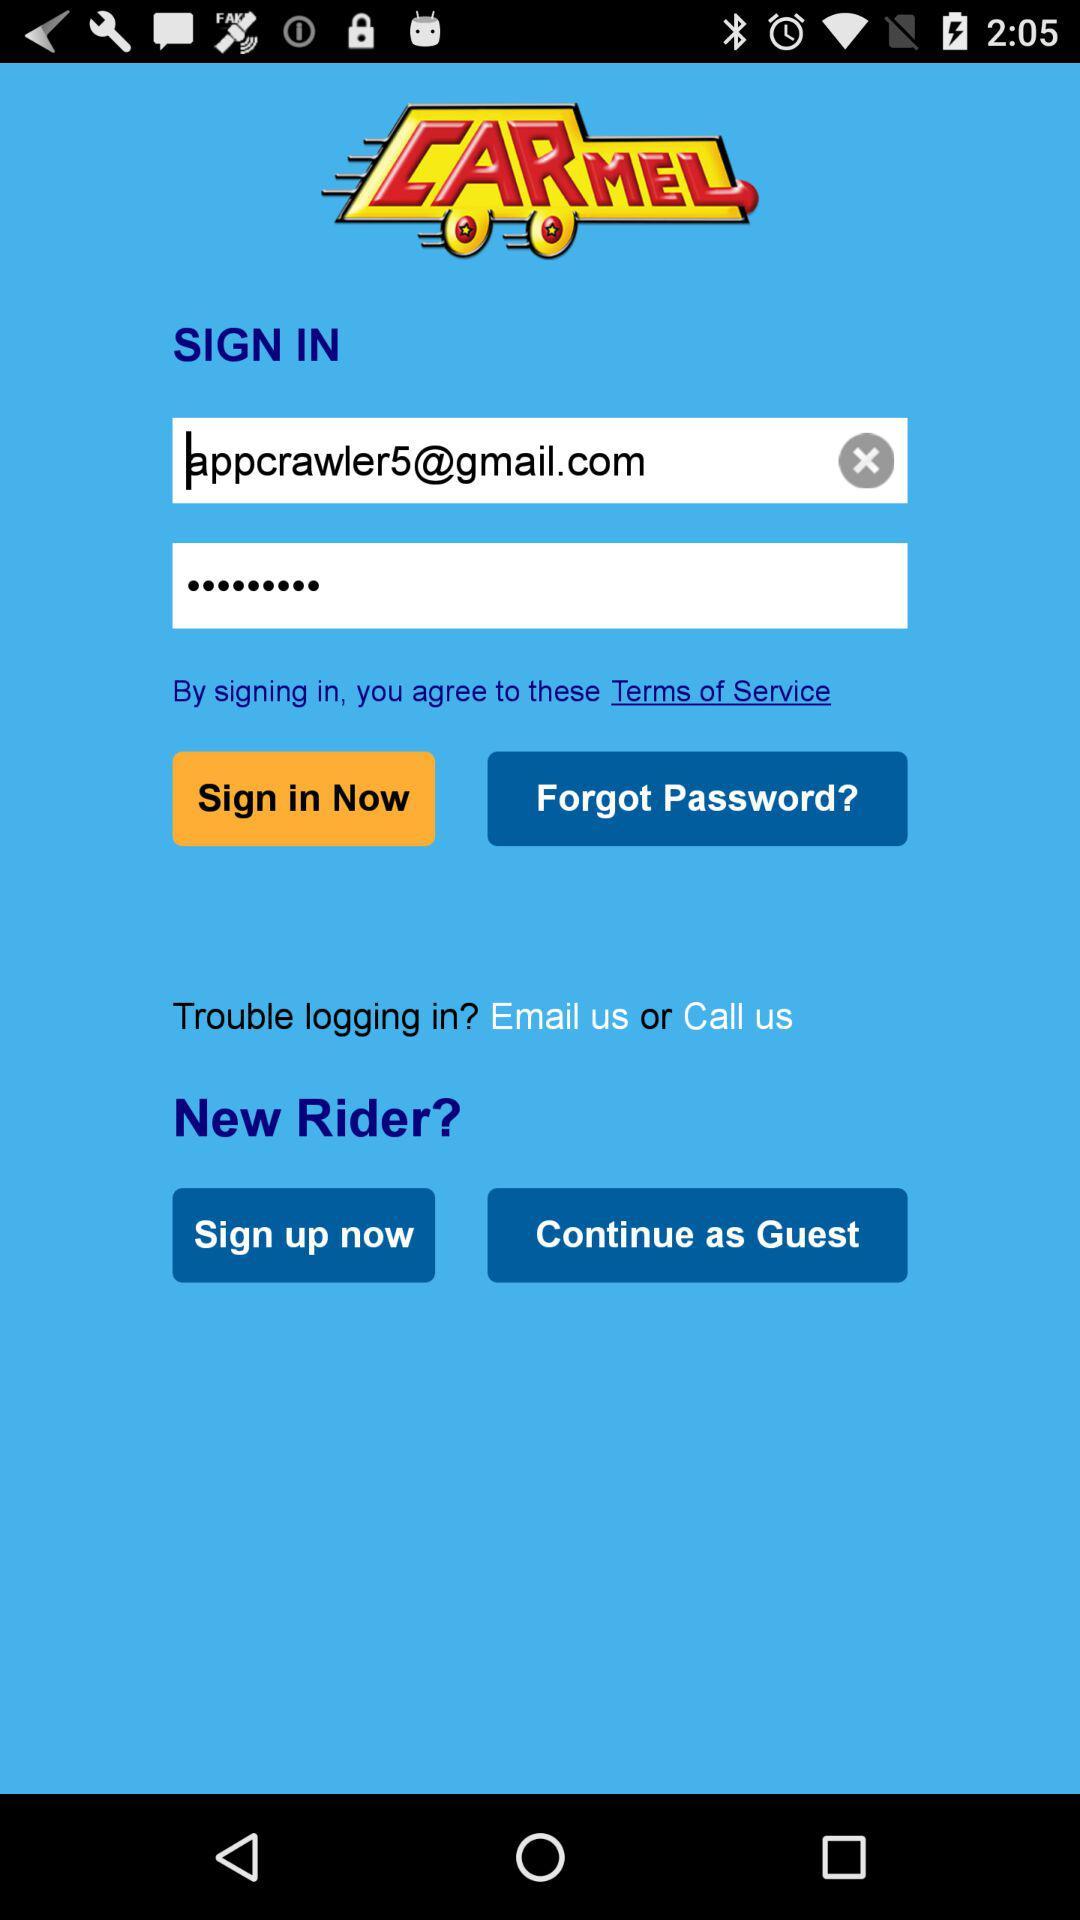  I want to click on the appcrawler5@gmail.com, so click(540, 459).